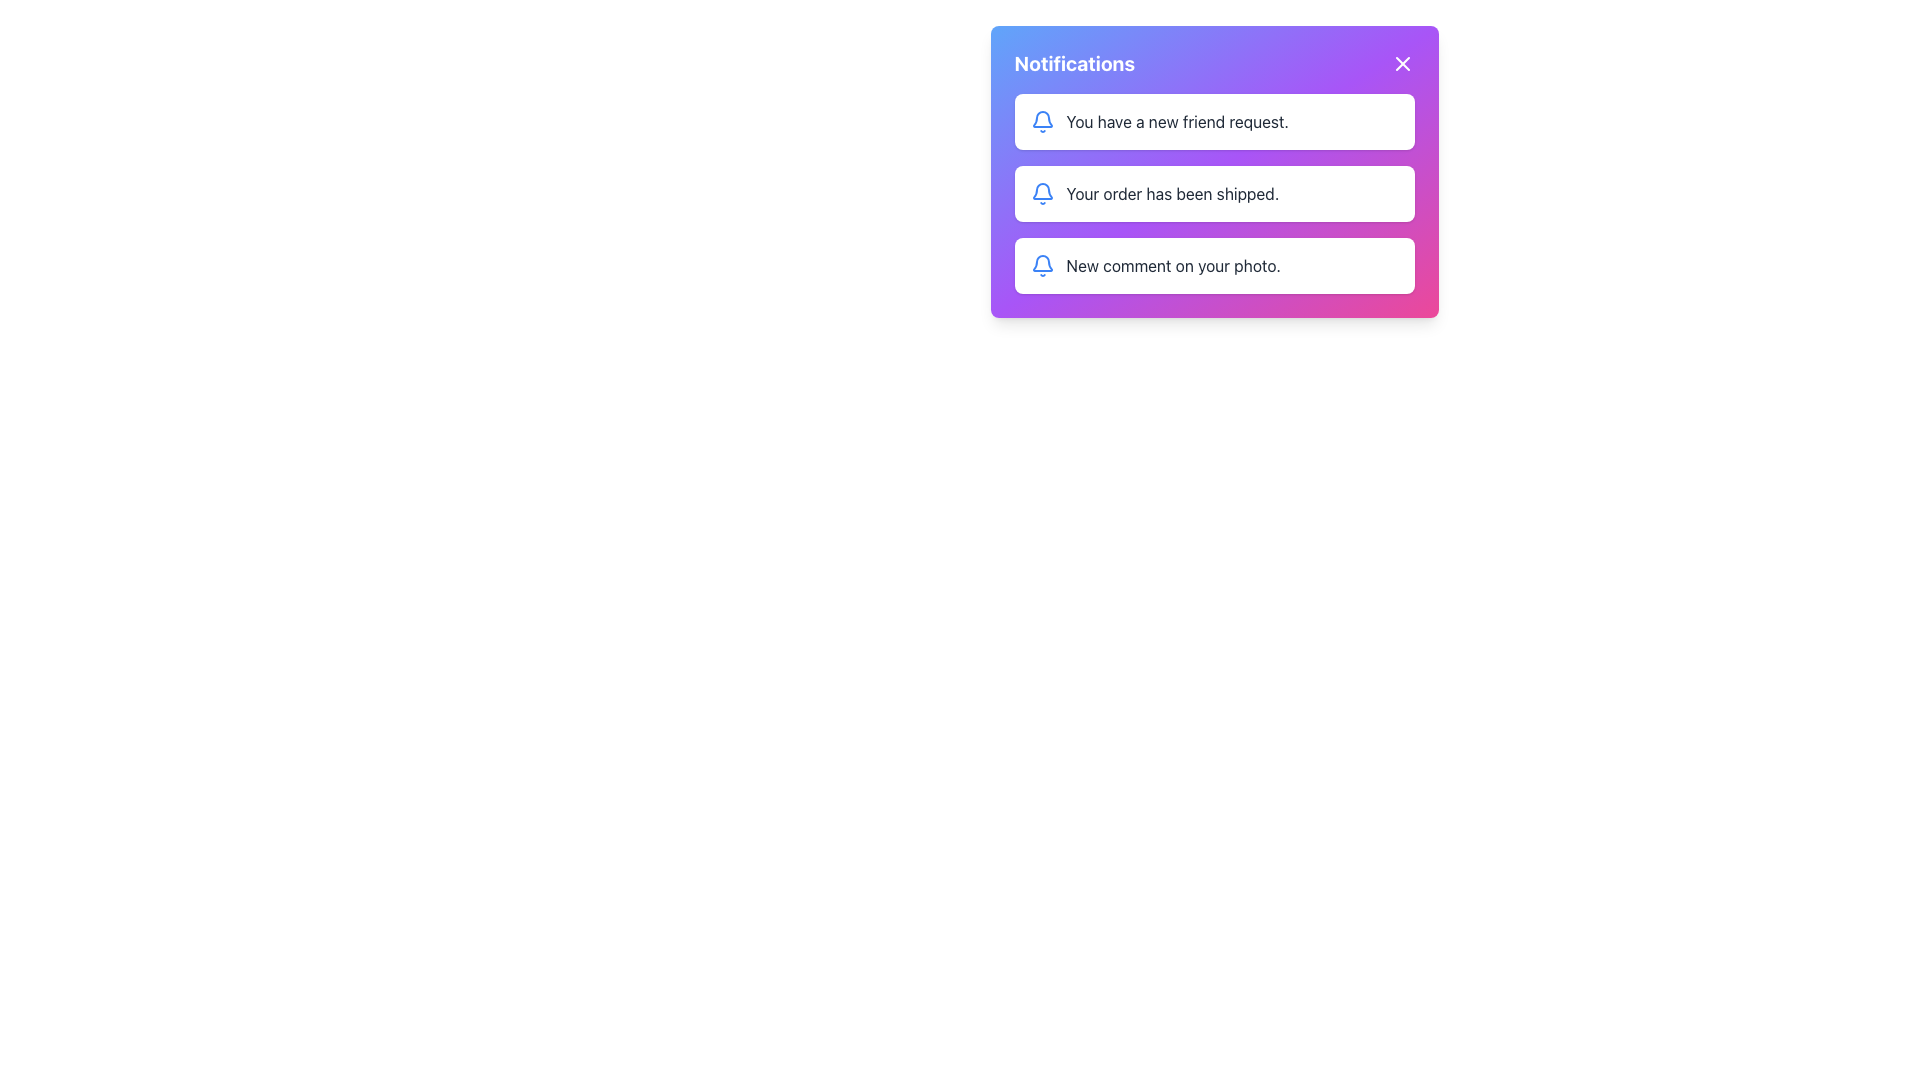 The image size is (1920, 1080). I want to click on the notification box styled with a gradient background transitioning from blue to pink, which contains three notification items, so click(1213, 171).